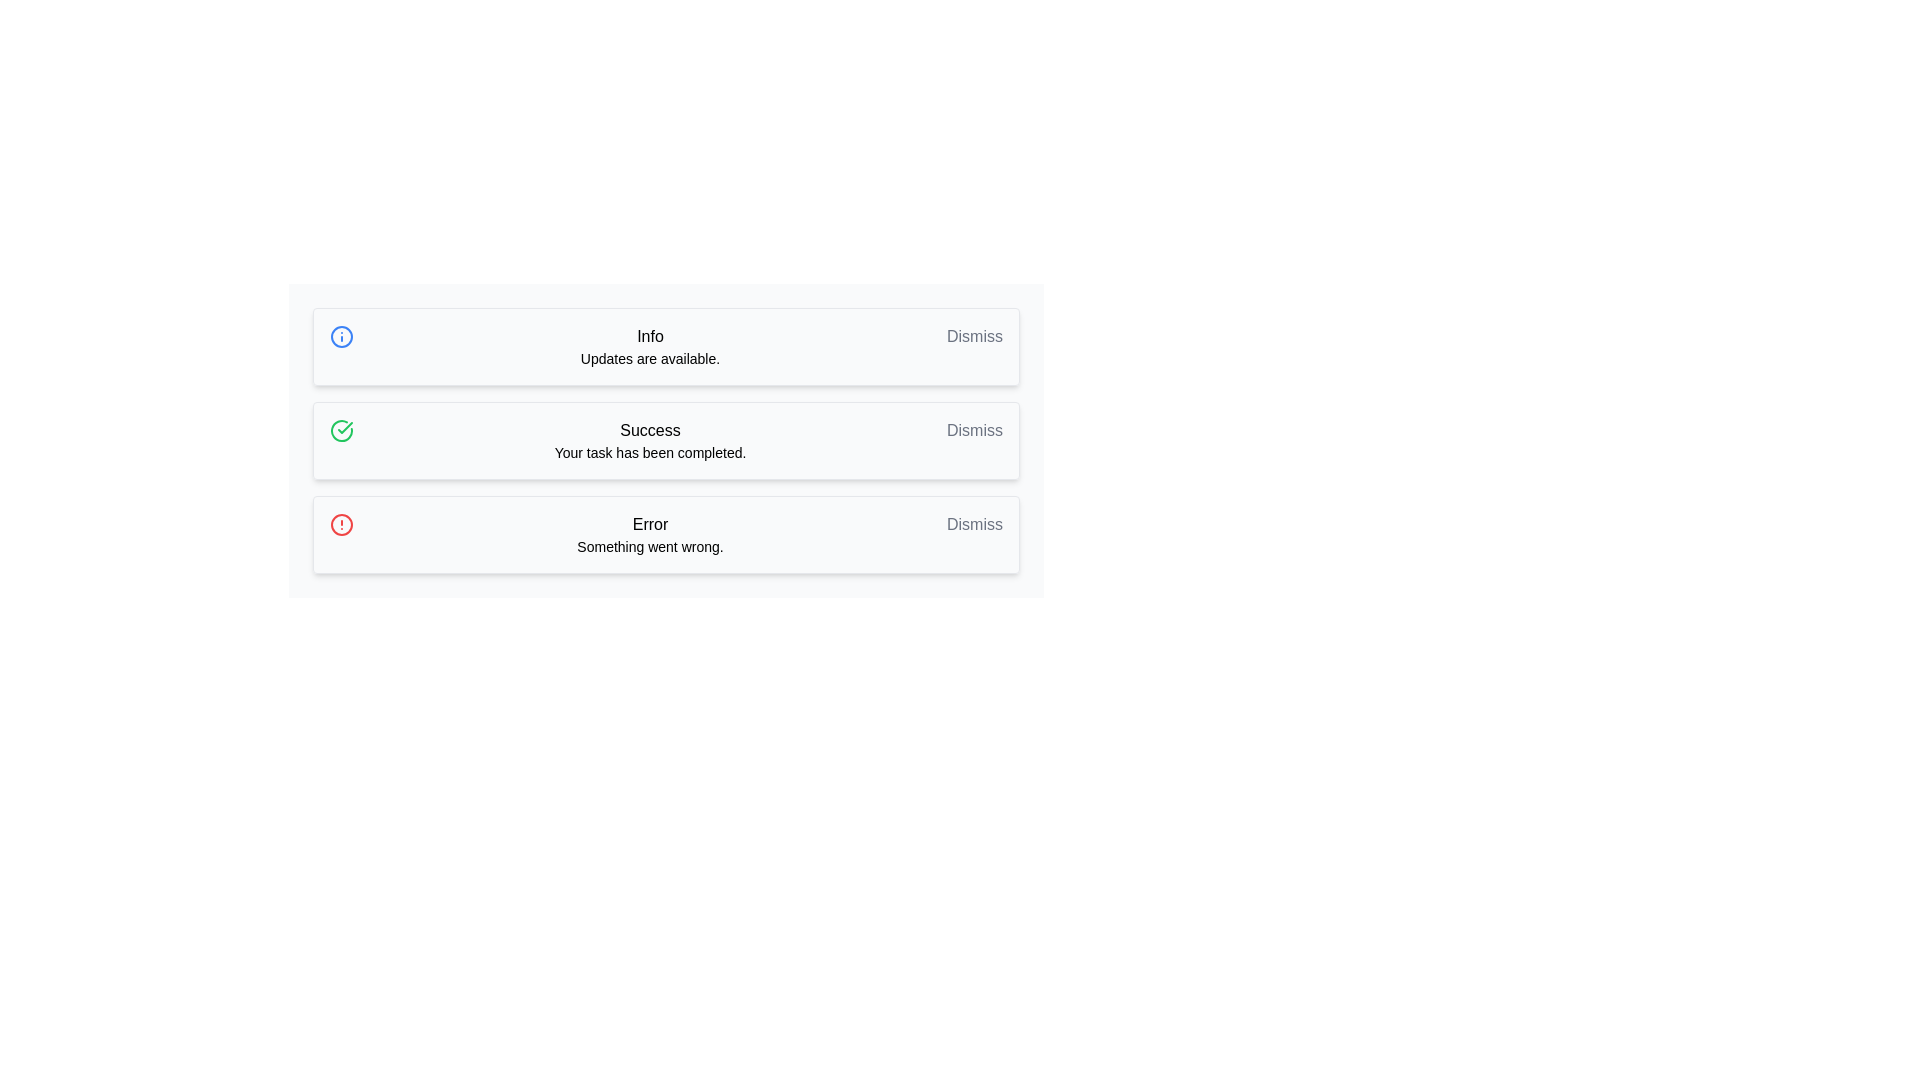 This screenshot has width=1920, height=1080. I want to click on the green checkmark icon within the 'Success' notification card, which visually represents success or confirmation, so click(345, 427).